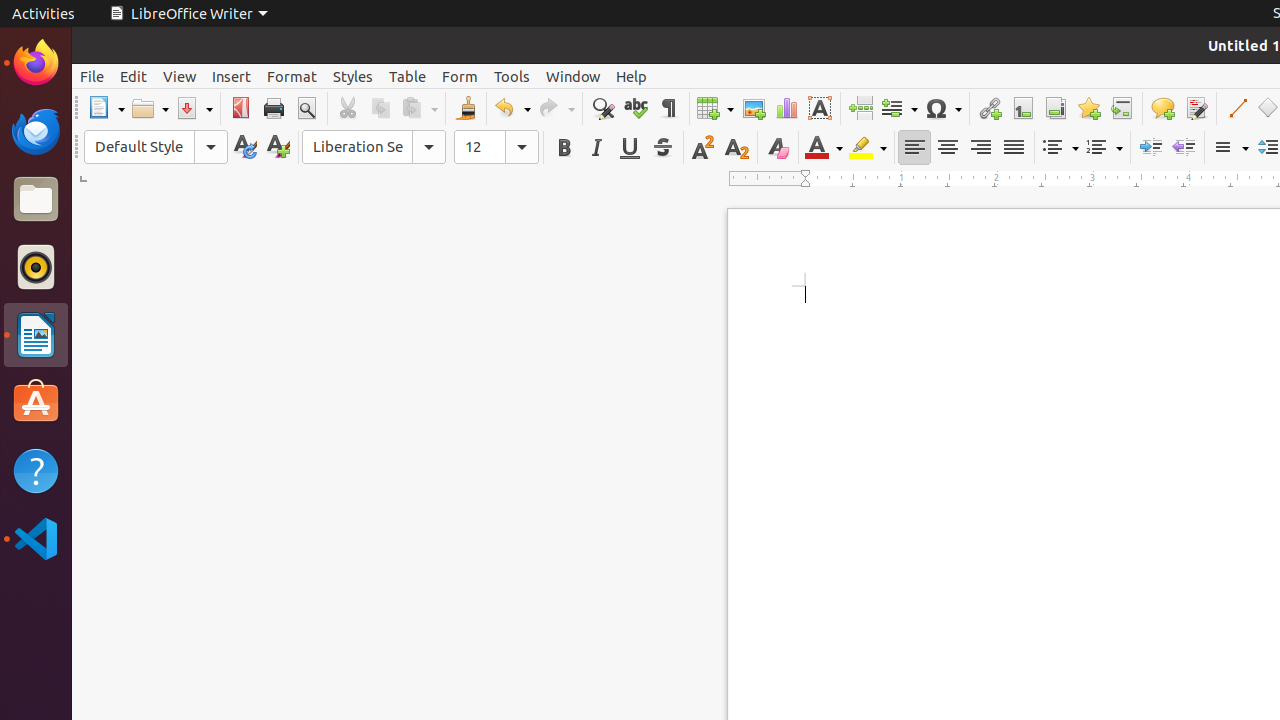  I want to click on 'Update', so click(243, 146).